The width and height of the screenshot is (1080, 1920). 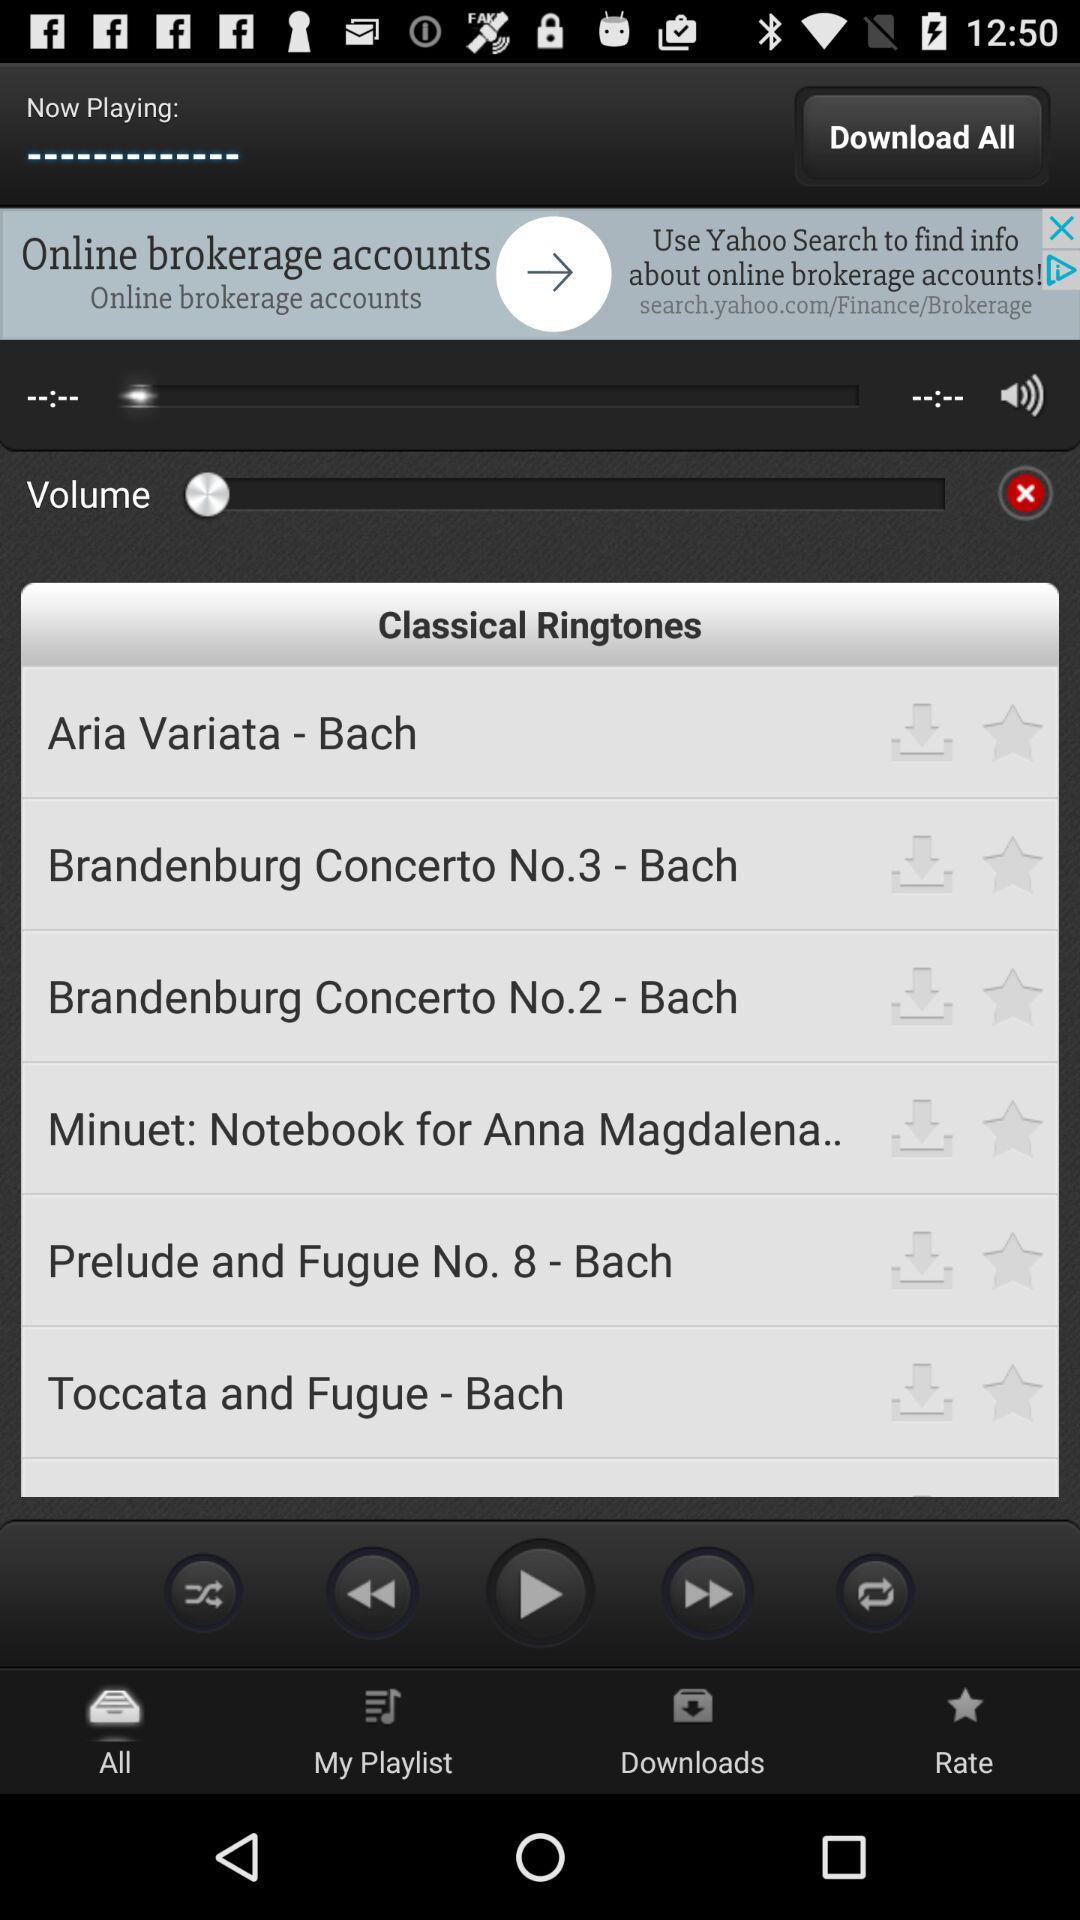 I want to click on the close icon, so click(x=1025, y=527).